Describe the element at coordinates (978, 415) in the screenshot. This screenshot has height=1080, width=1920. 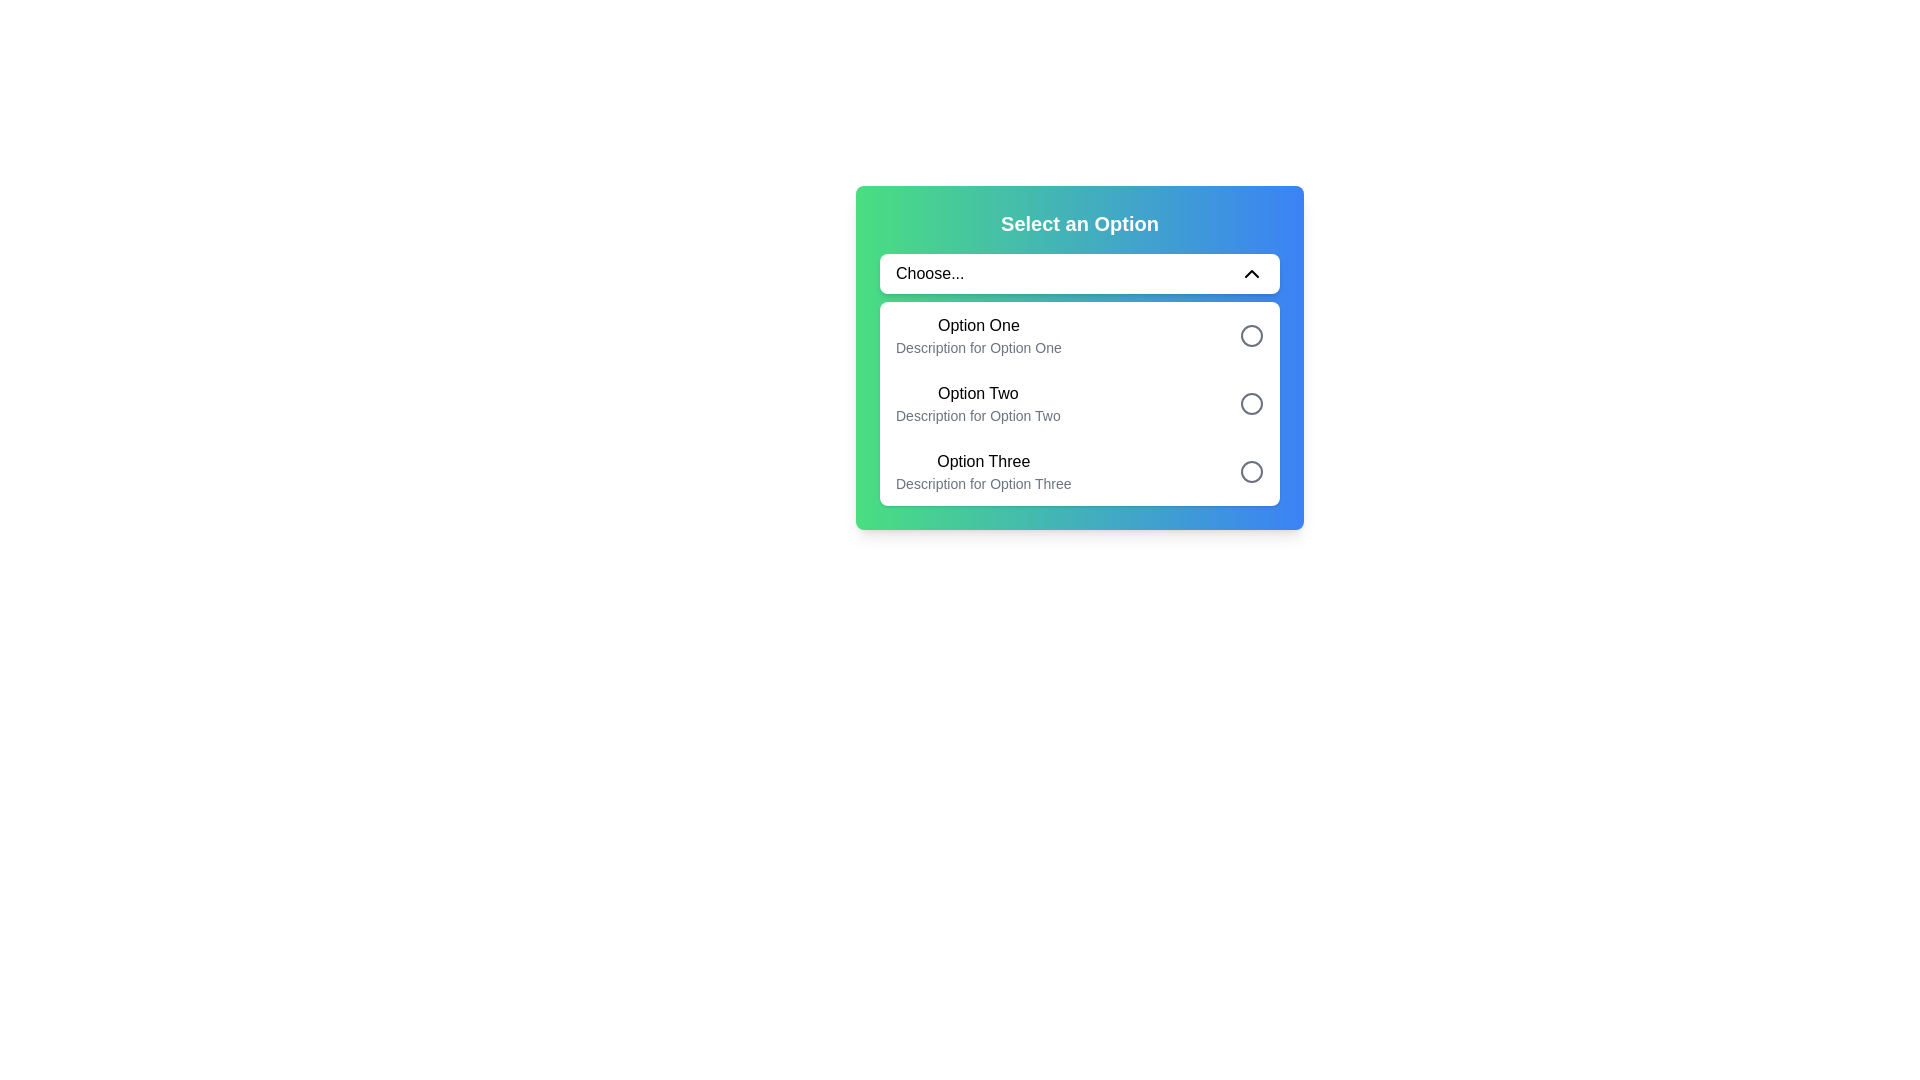
I see `the static text that serves as a descriptive subtitle for 'Option Two', positioned directly below the sibling text in the dropdown box` at that location.